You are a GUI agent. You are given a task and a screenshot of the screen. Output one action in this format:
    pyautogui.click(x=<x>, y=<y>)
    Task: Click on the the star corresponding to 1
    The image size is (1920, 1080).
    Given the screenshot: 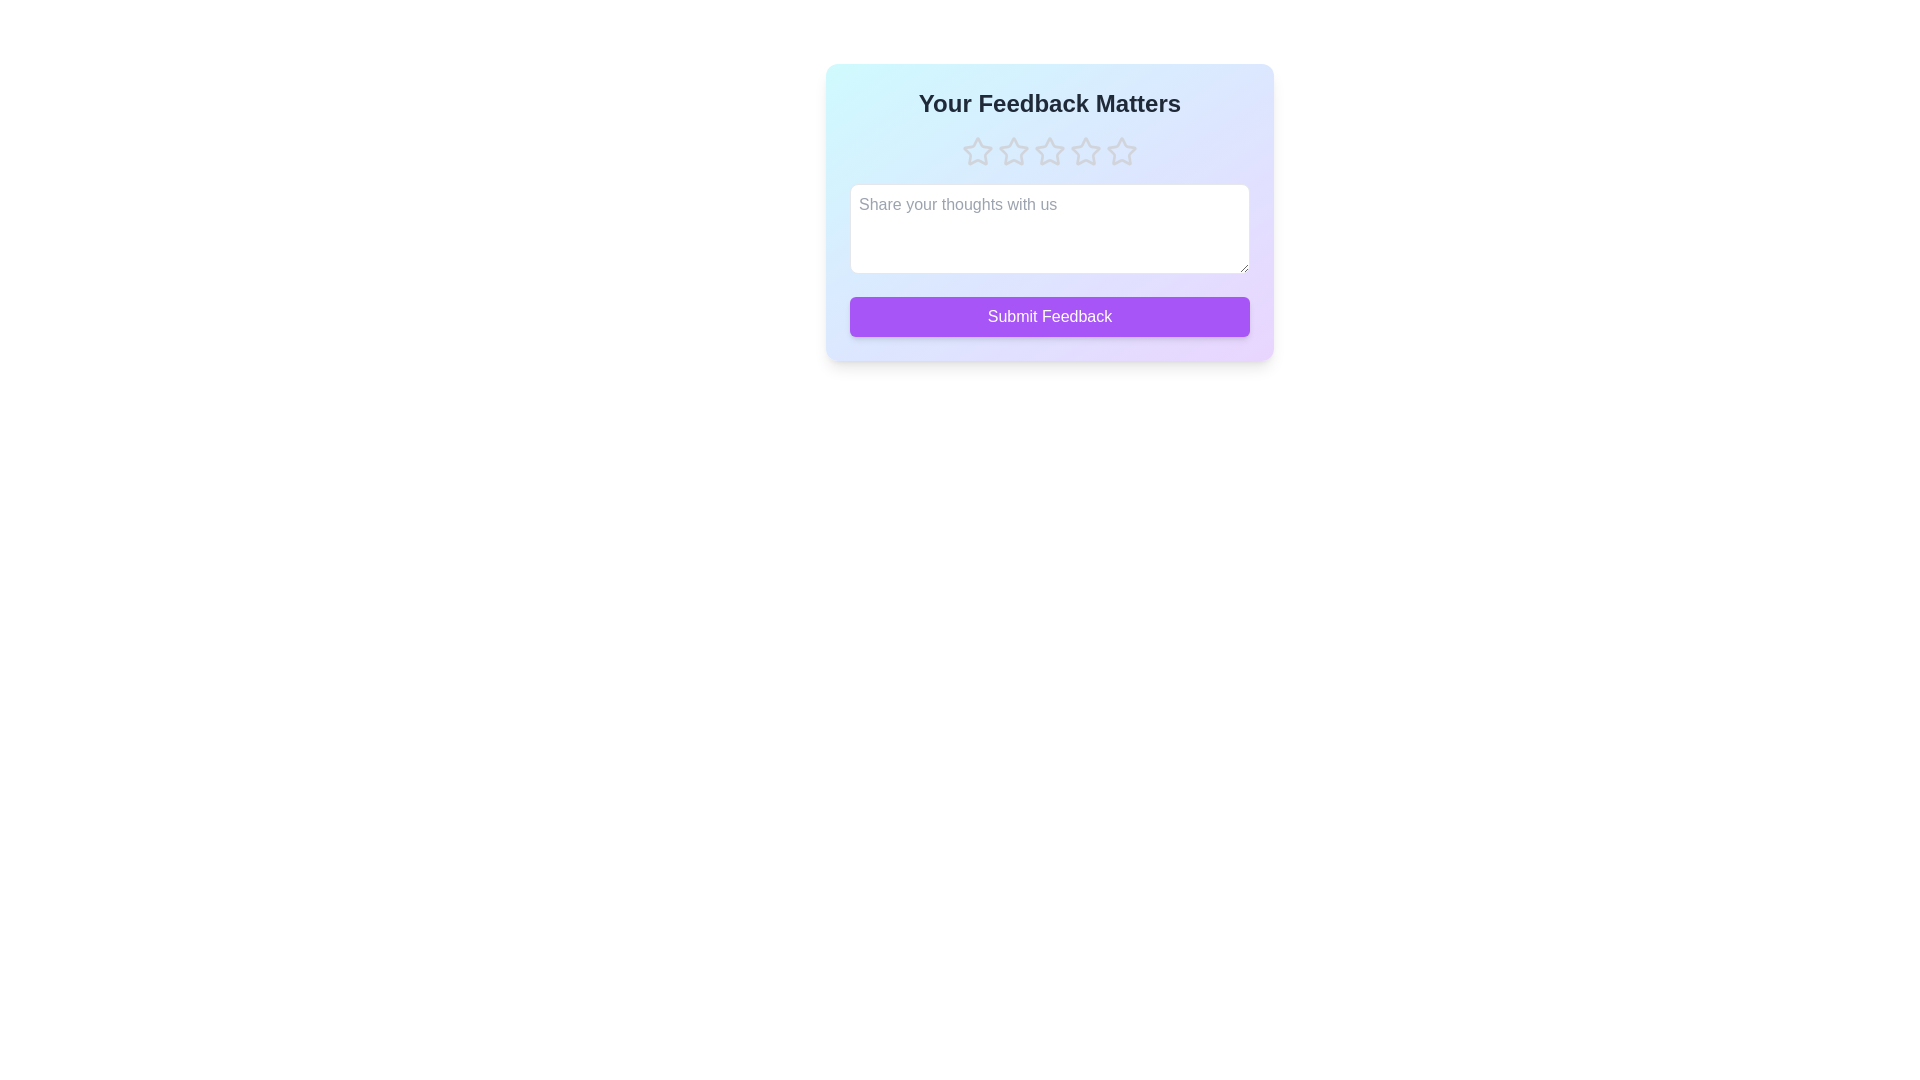 What is the action you would take?
    pyautogui.click(x=978, y=150)
    